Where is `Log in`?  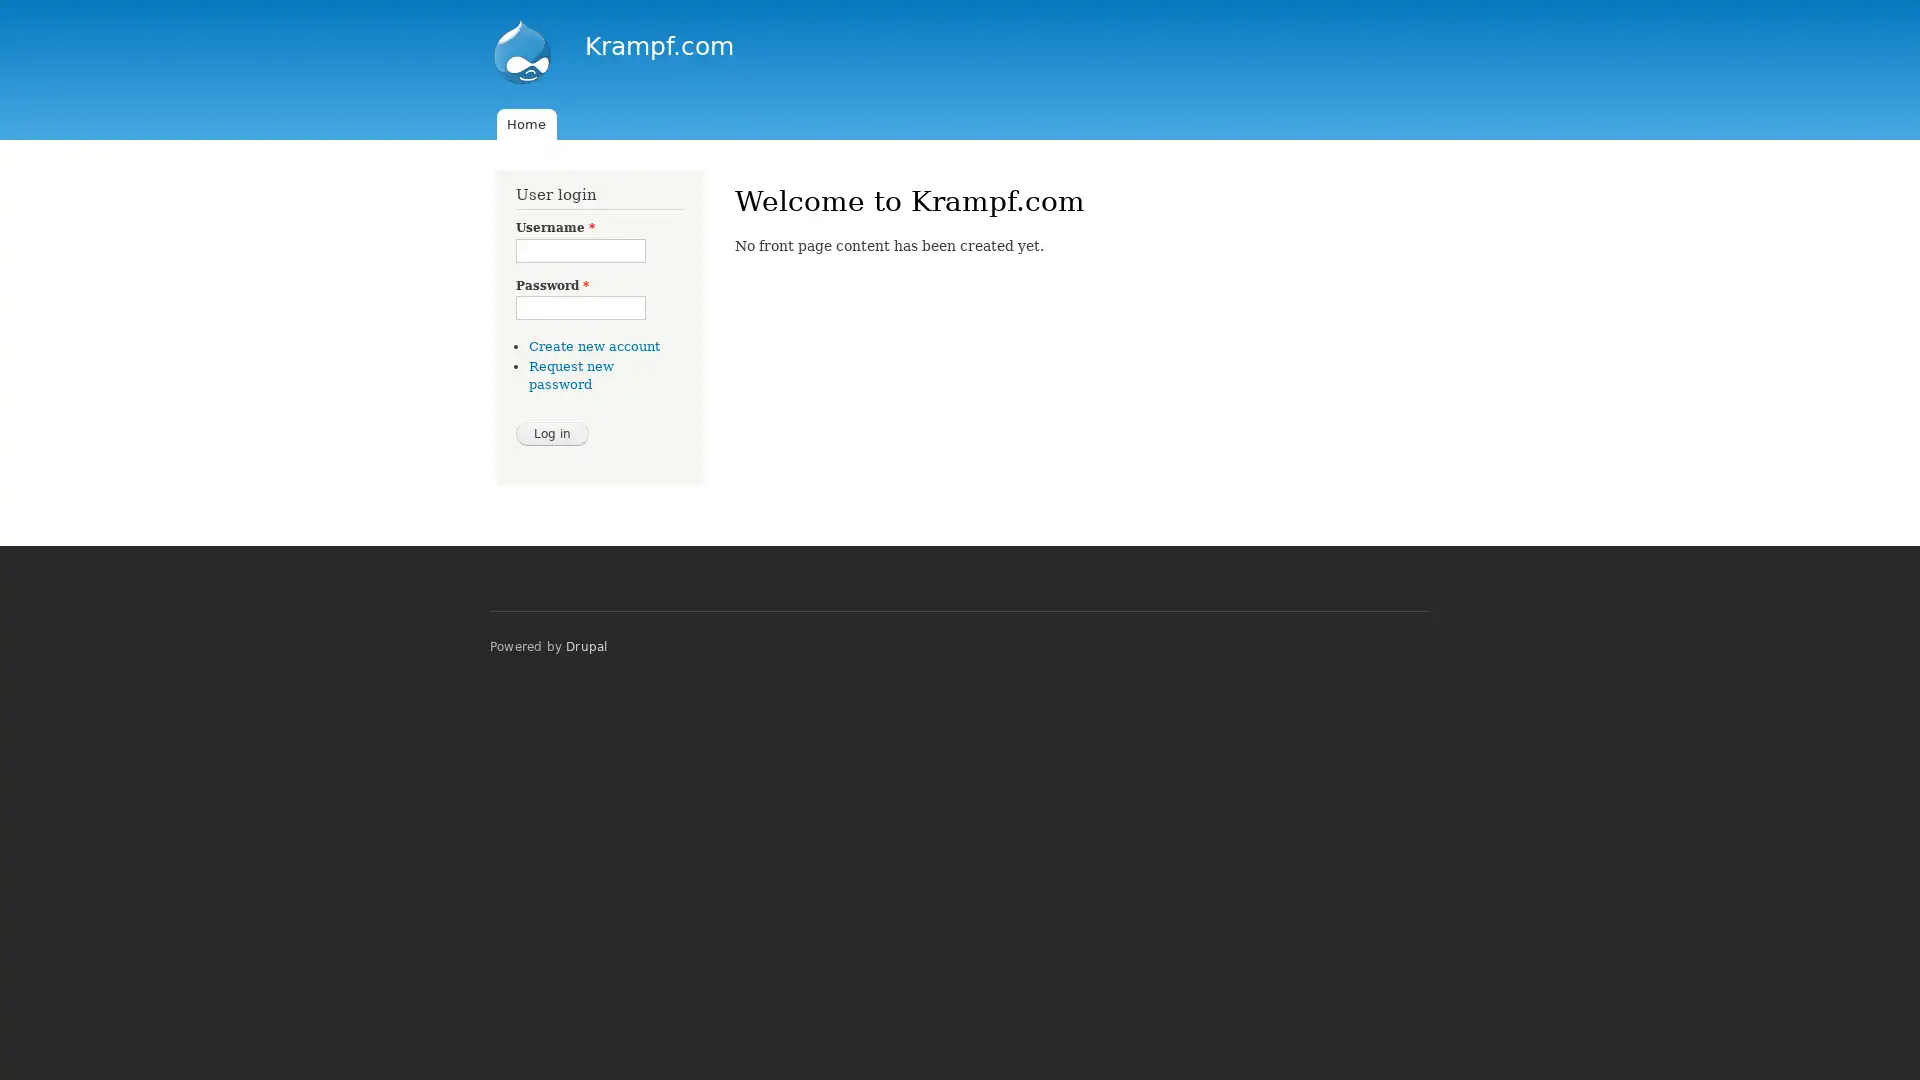
Log in is located at coordinates (552, 431).